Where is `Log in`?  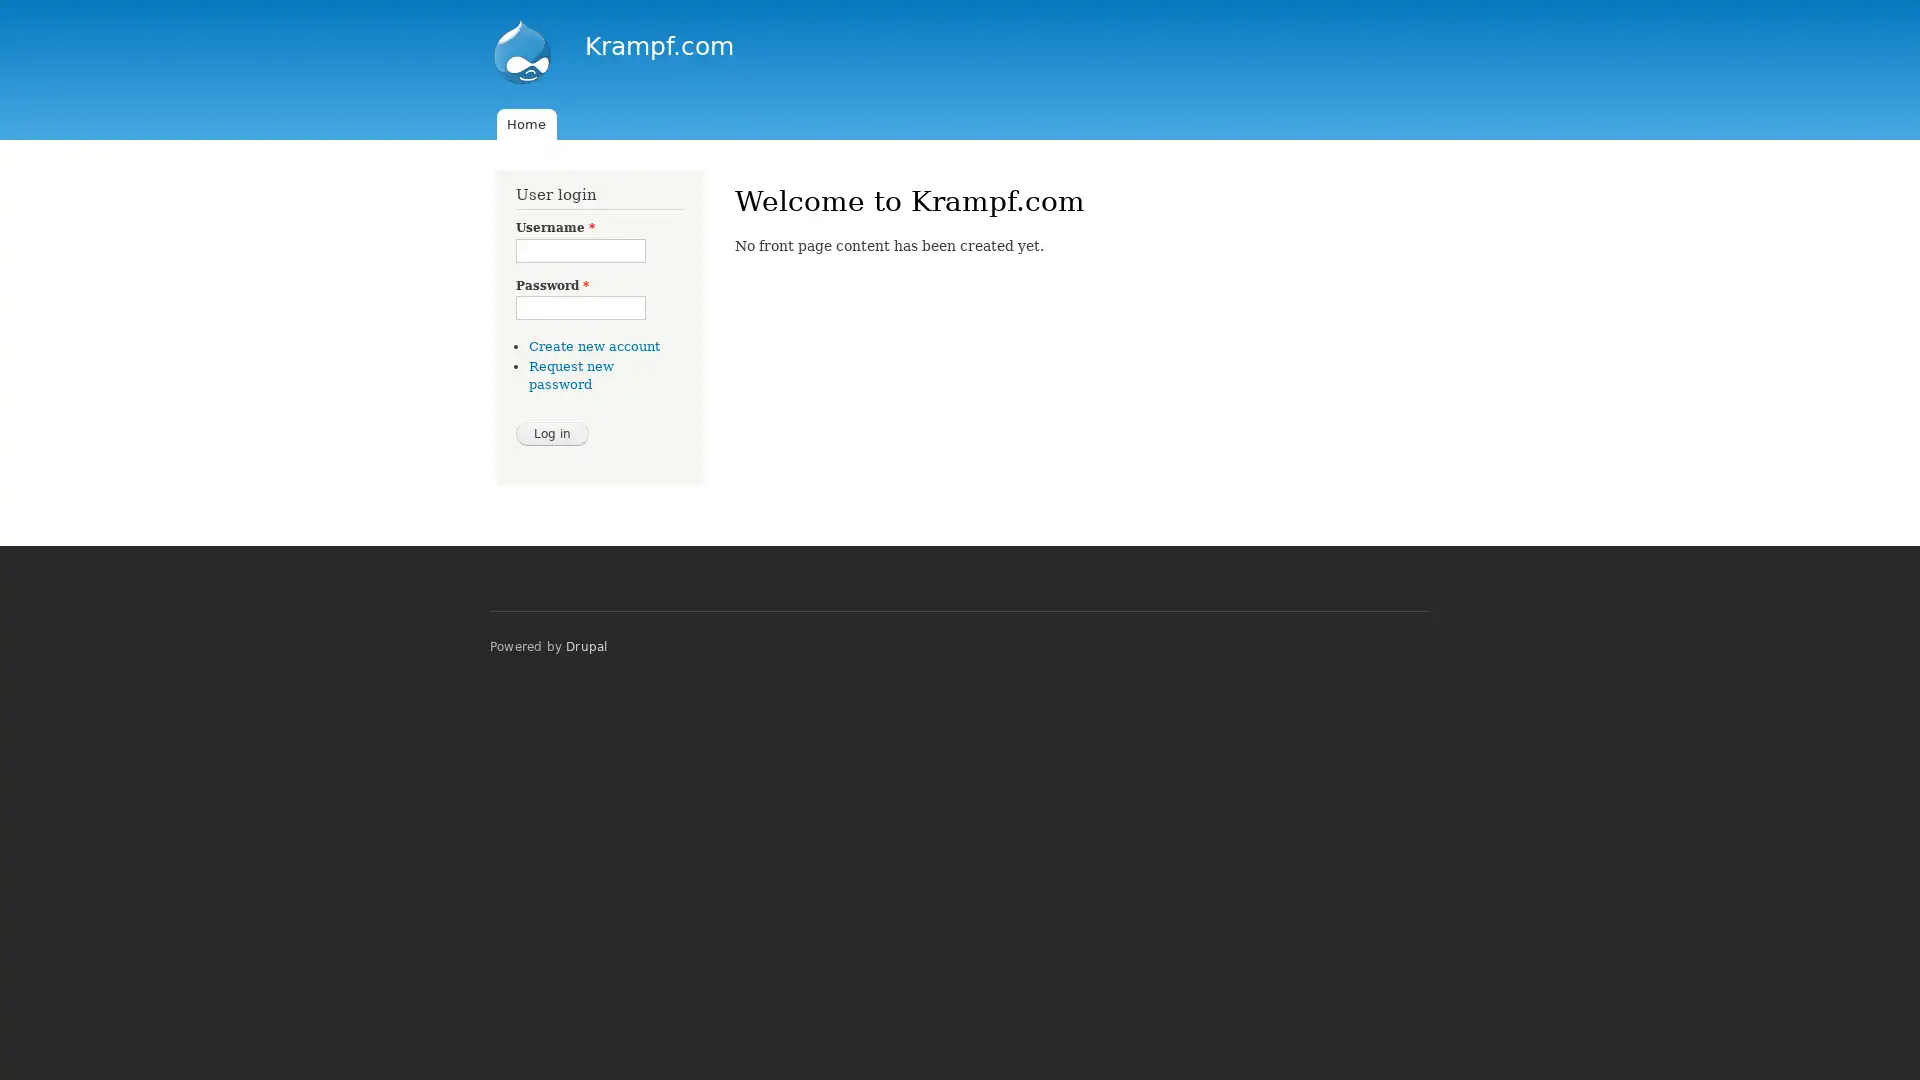
Log in is located at coordinates (552, 431).